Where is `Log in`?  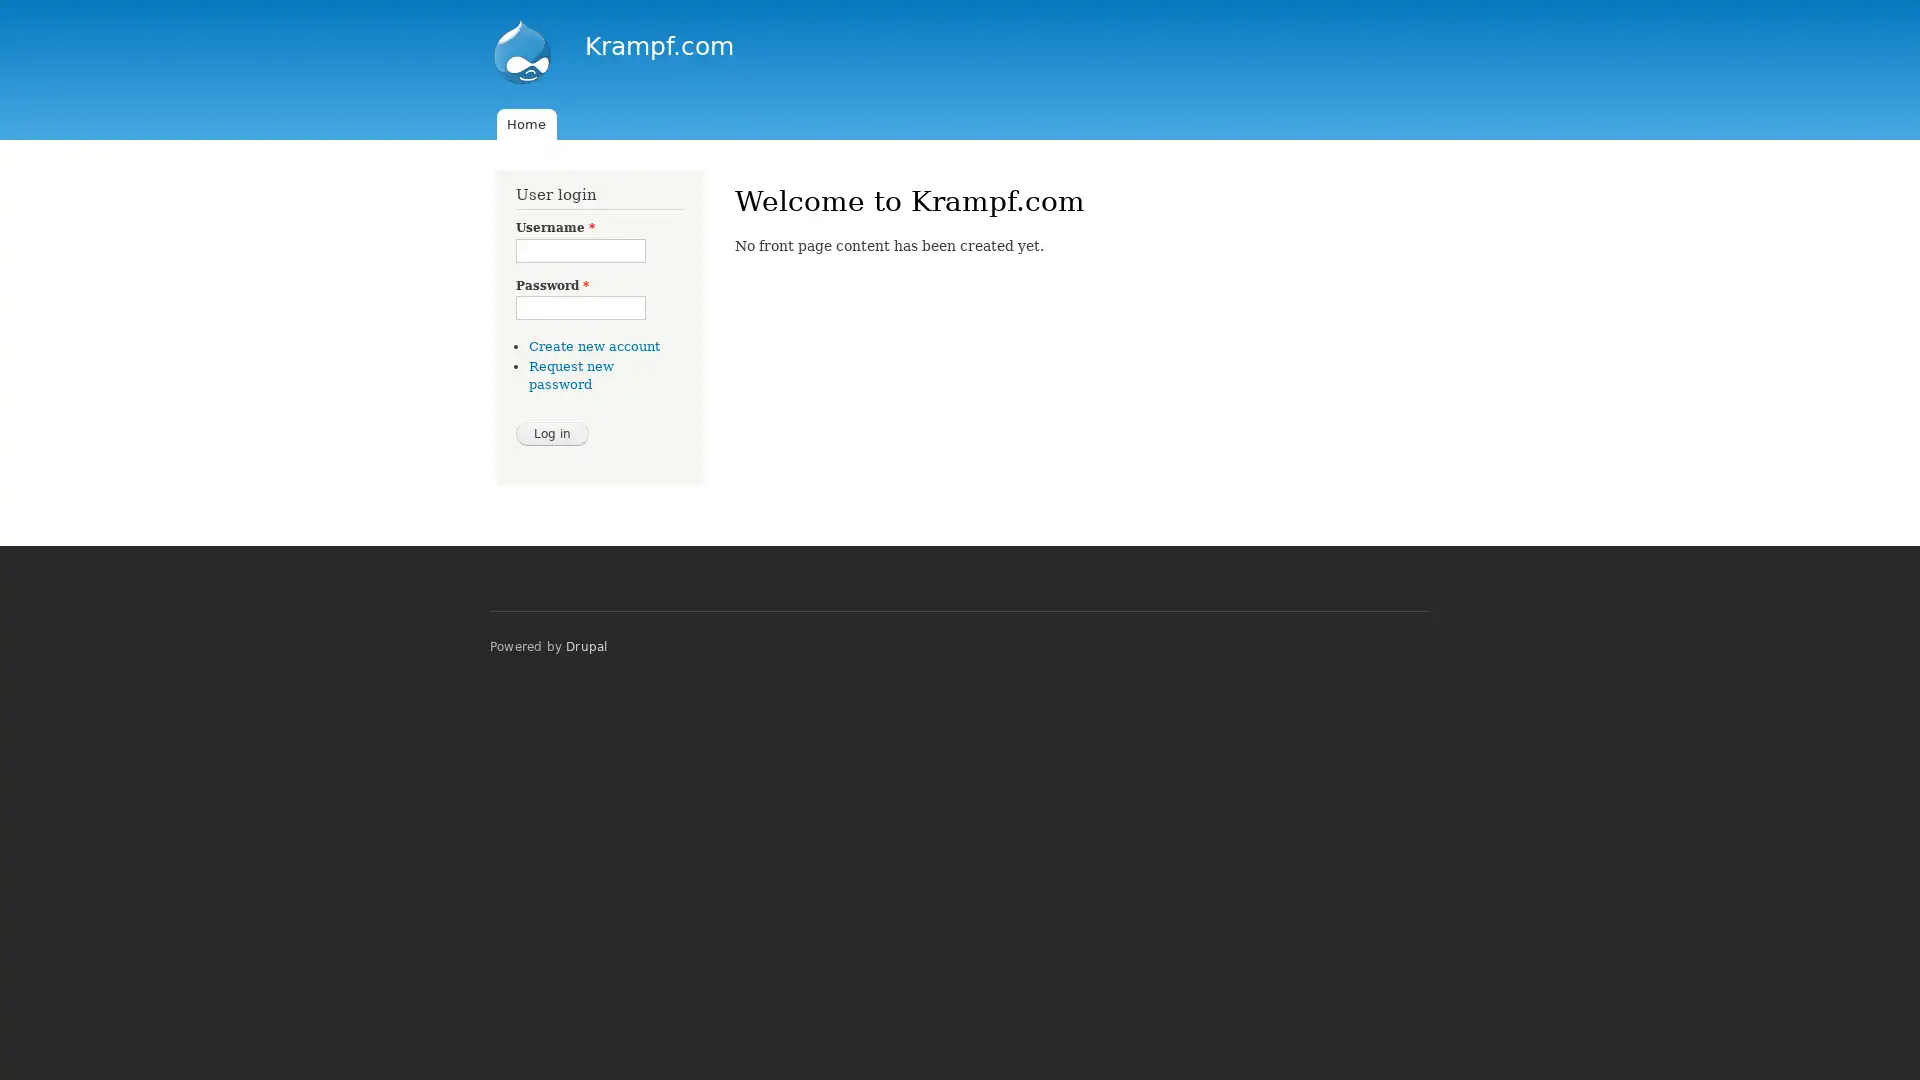
Log in is located at coordinates (552, 431).